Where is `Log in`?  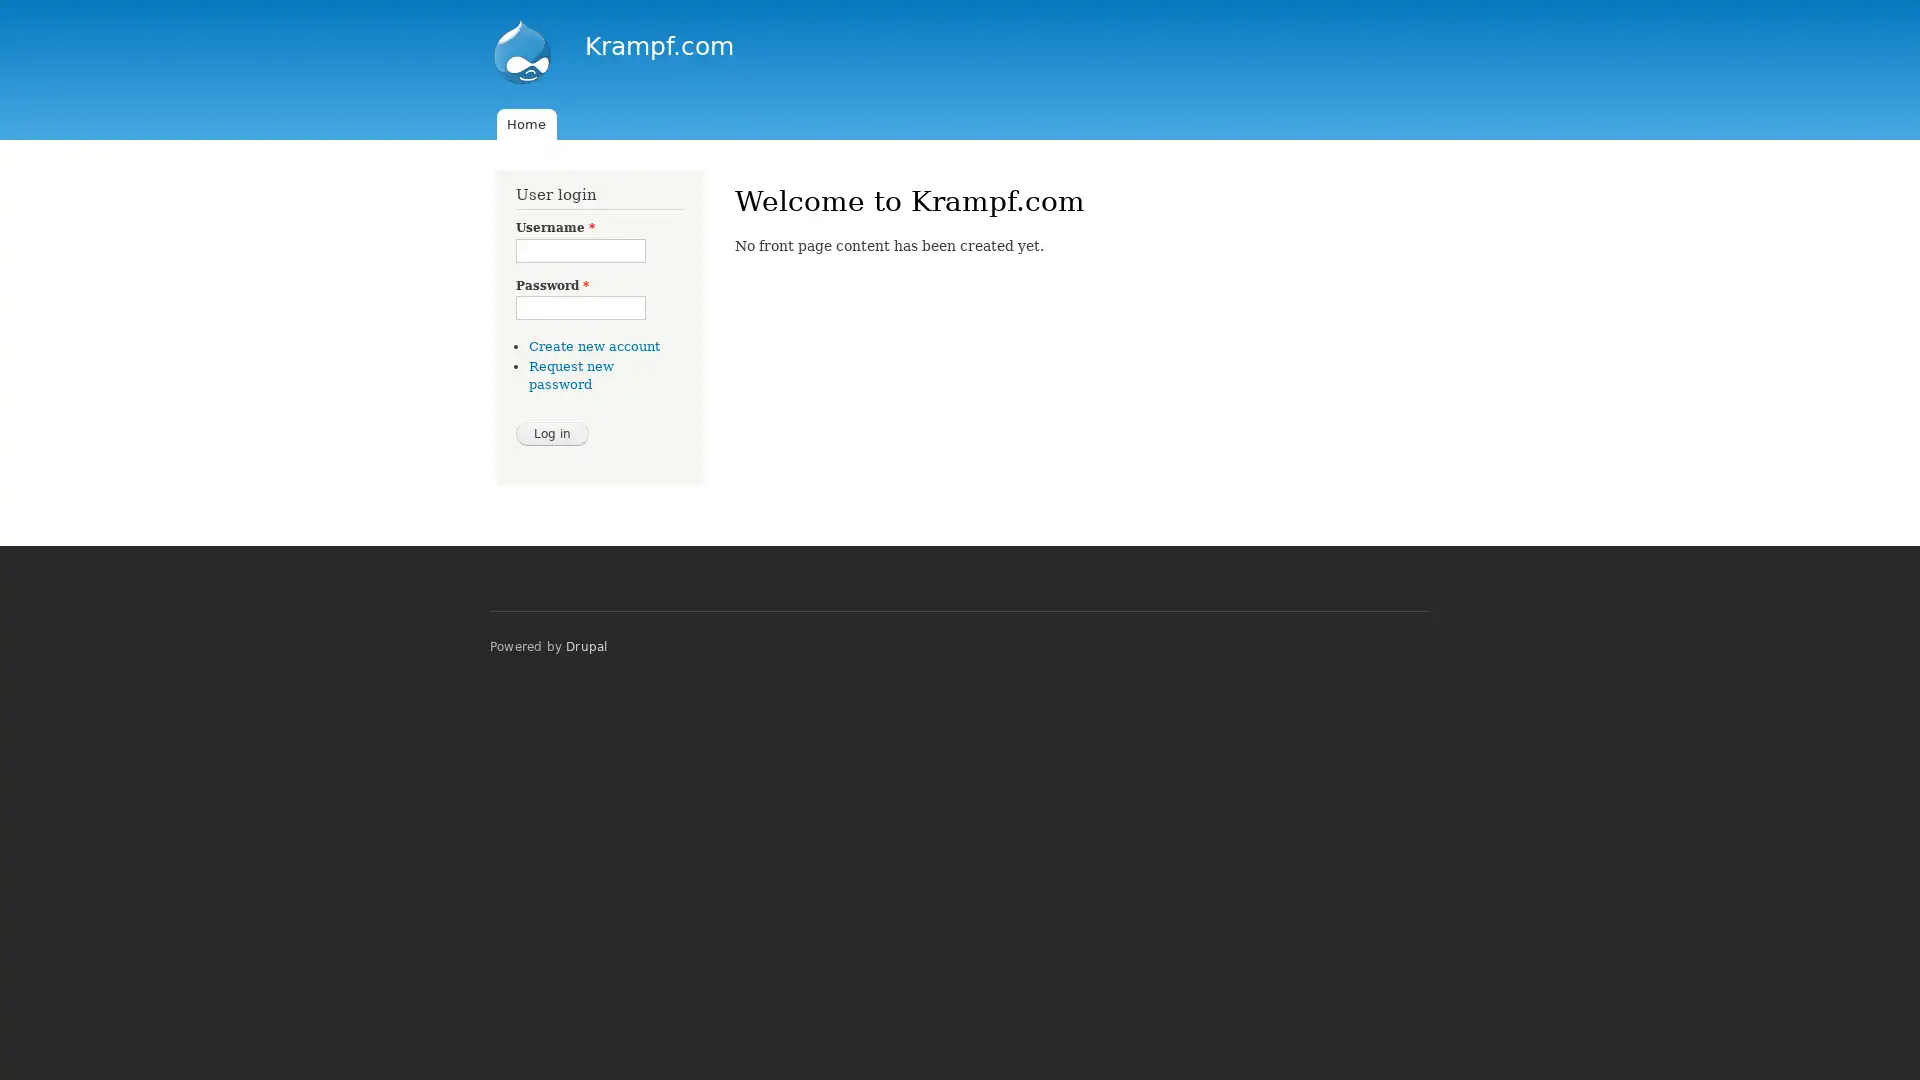
Log in is located at coordinates (552, 431).